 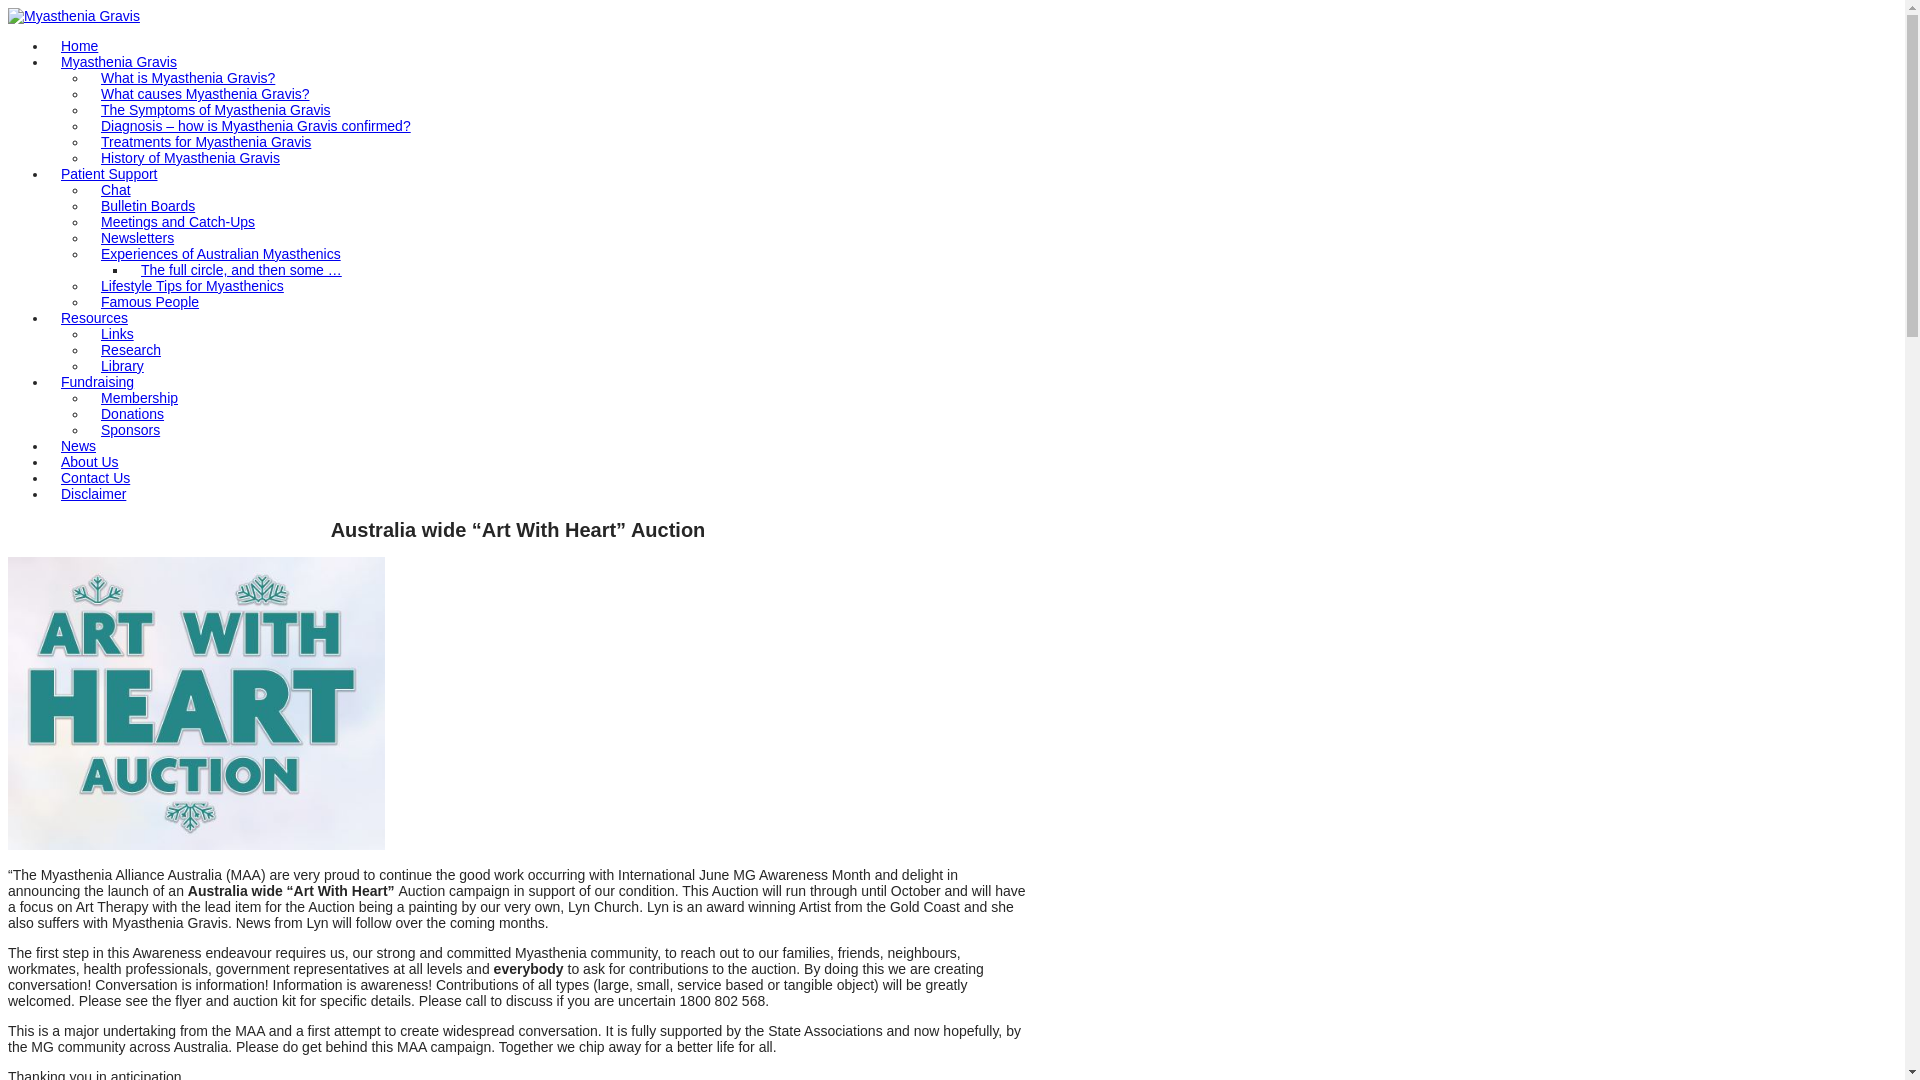 I want to click on 'Famous People', so click(x=148, y=301).